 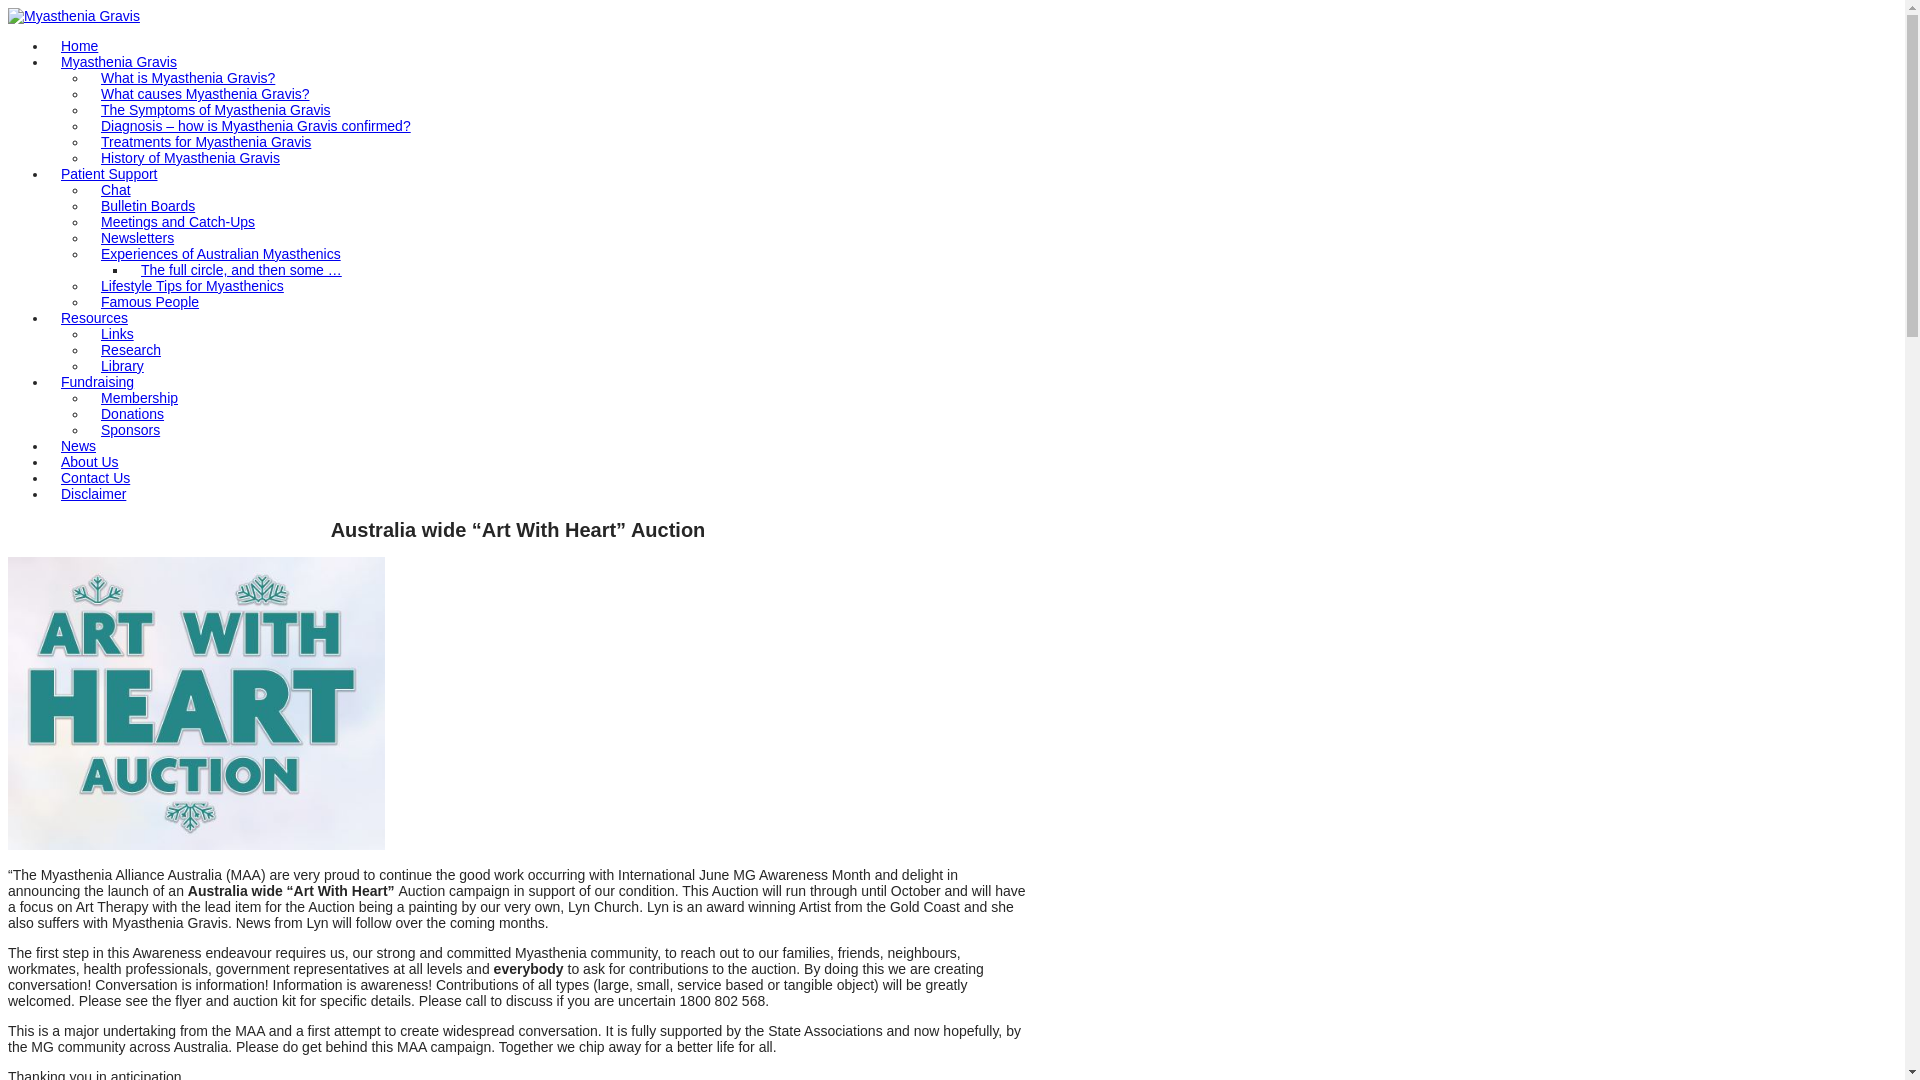 I want to click on 'Famous People', so click(x=148, y=301).